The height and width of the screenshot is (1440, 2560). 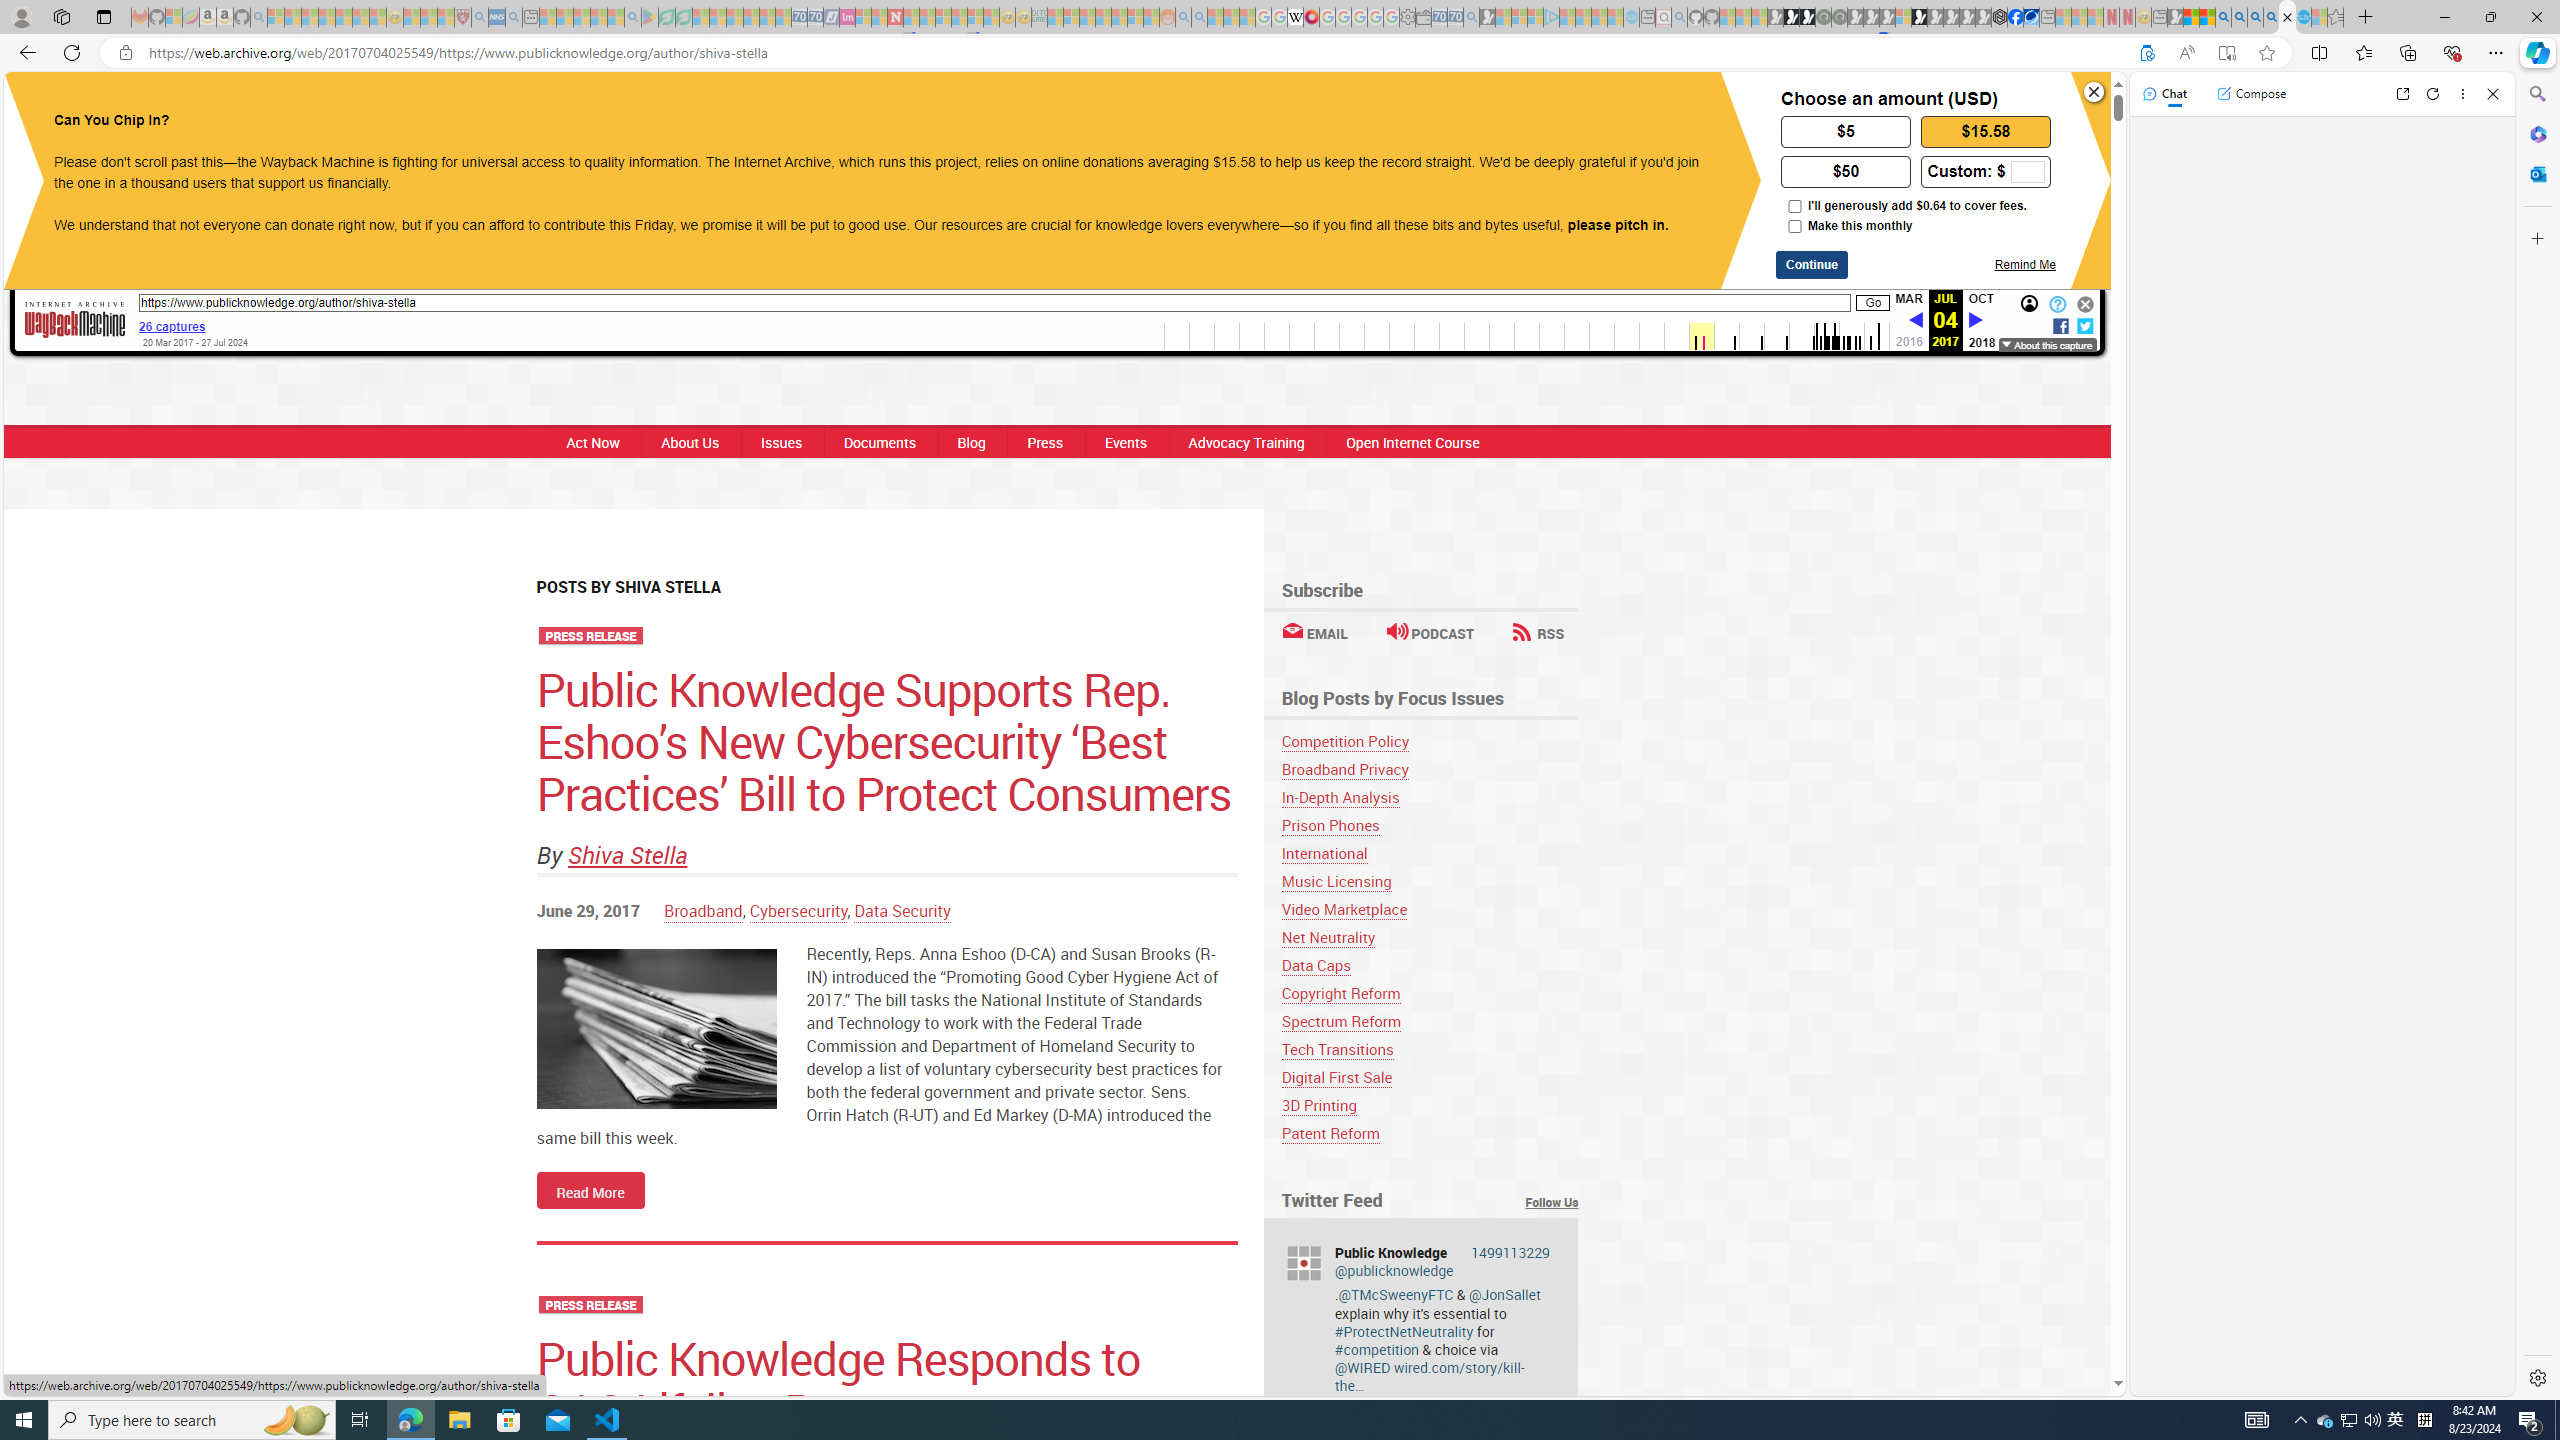 What do you see at coordinates (1428, 1076) in the screenshot?
I see `'Digital First Sale'` at bounding box center [1428, 1076].